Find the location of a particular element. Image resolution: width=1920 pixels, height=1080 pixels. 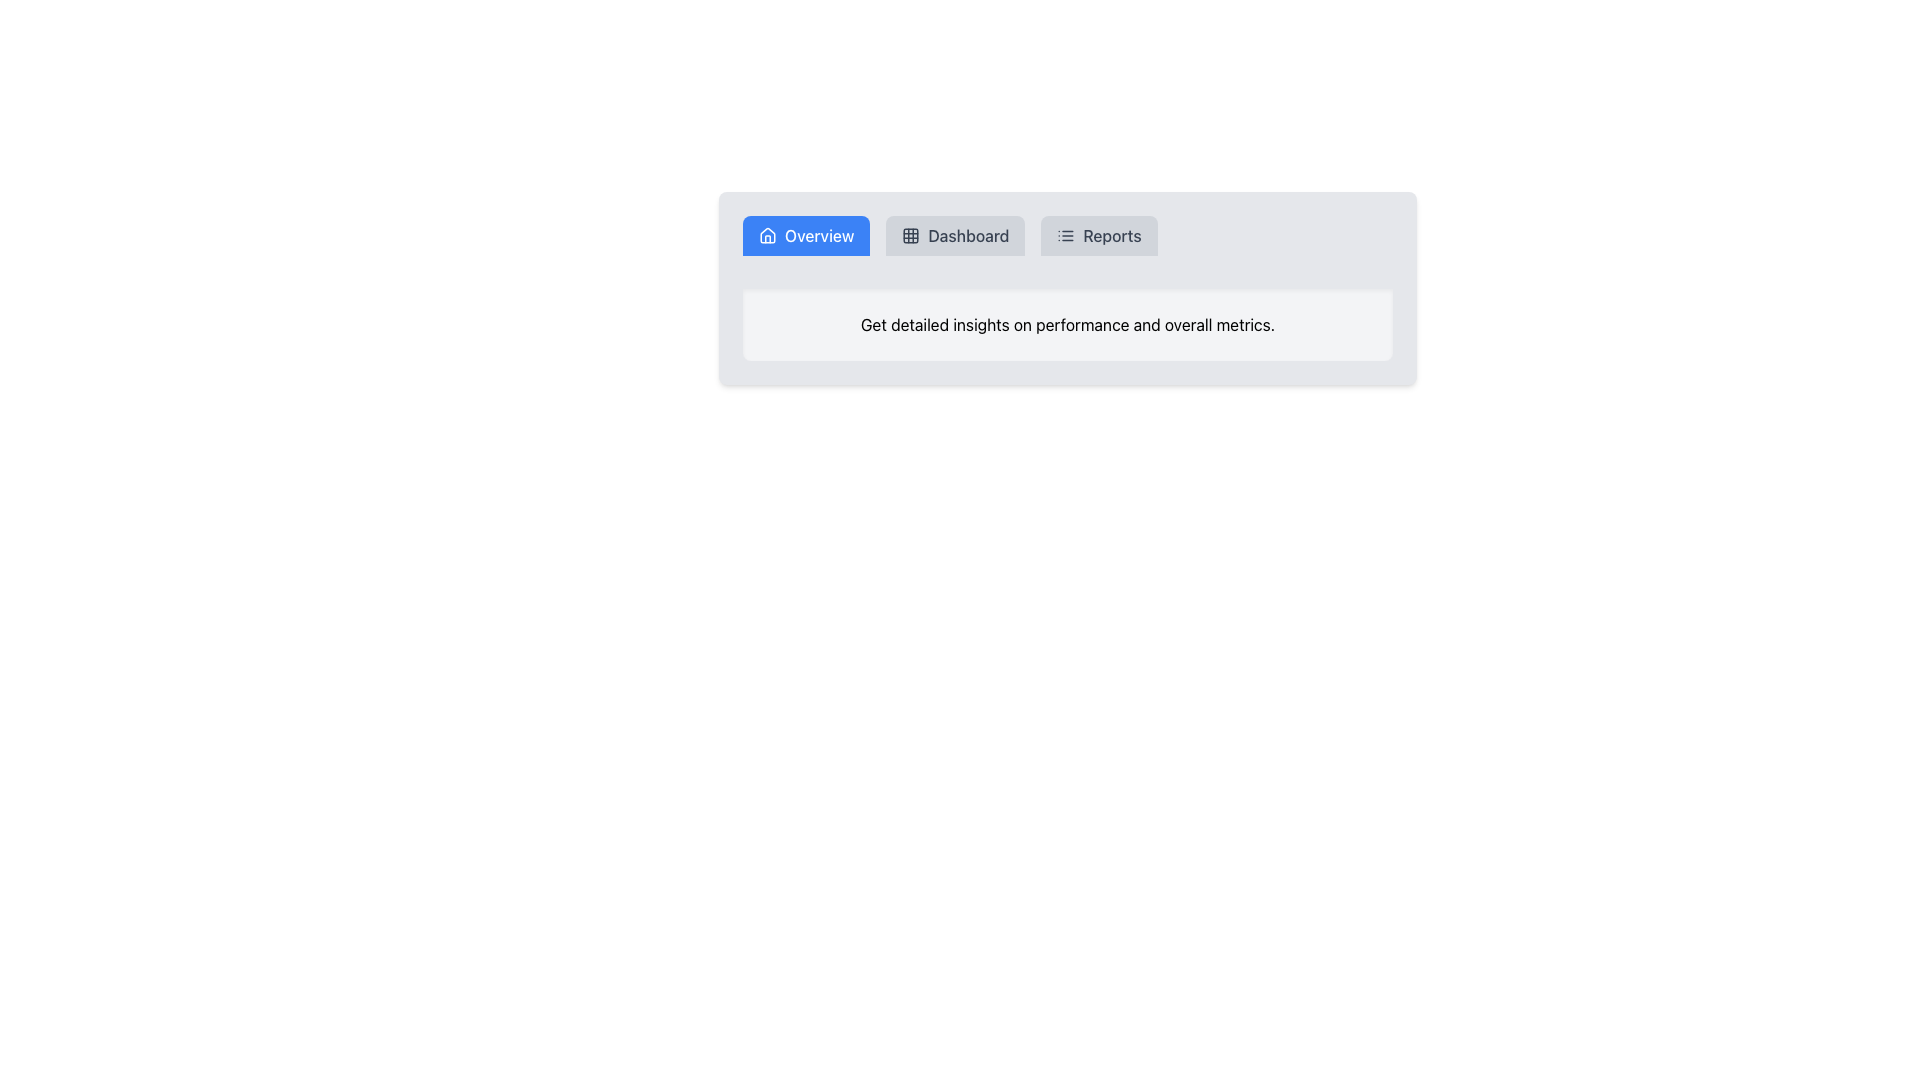

the navigation tab located at the top section of the light gray card-like structure is located at coordinates (1067, 242).